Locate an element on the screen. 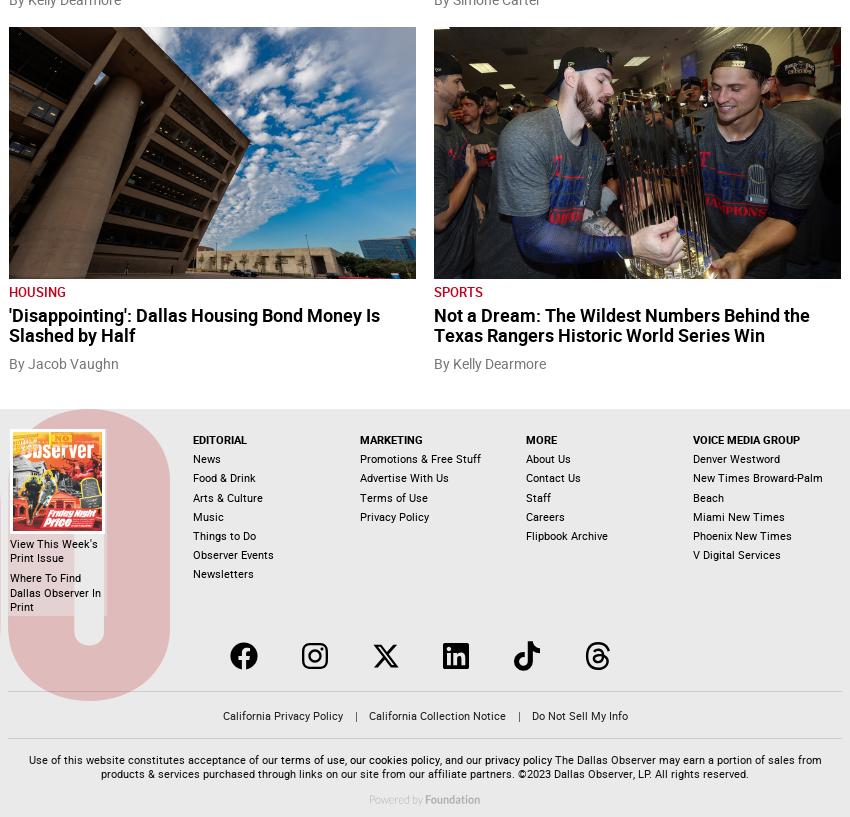 The width and height of the screenshot is (850, 817). 'Miami New Times' is located at coordinates (738, 515).